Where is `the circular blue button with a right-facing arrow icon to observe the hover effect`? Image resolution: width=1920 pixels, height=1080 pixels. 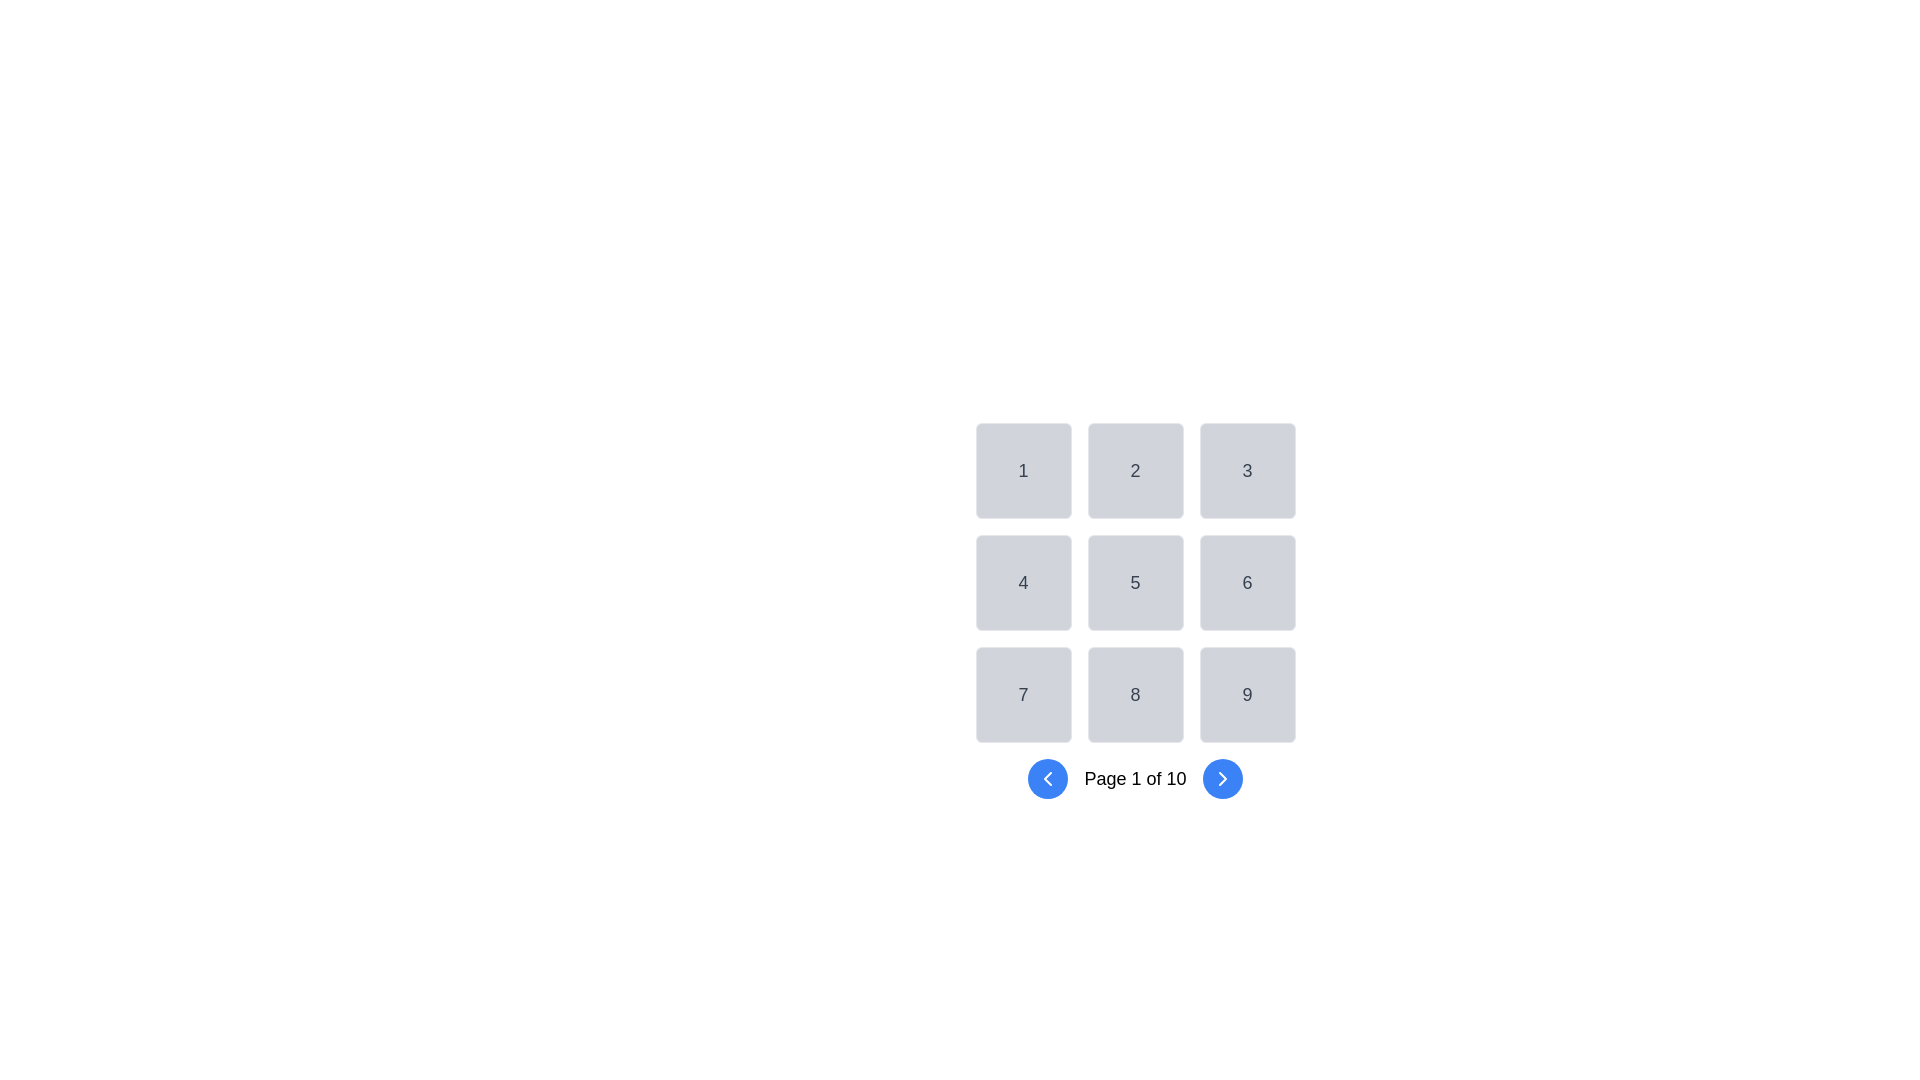
the circular blue button with a right-facing arrow icon to observe the hover effect is located at coordinates (1221, 778).